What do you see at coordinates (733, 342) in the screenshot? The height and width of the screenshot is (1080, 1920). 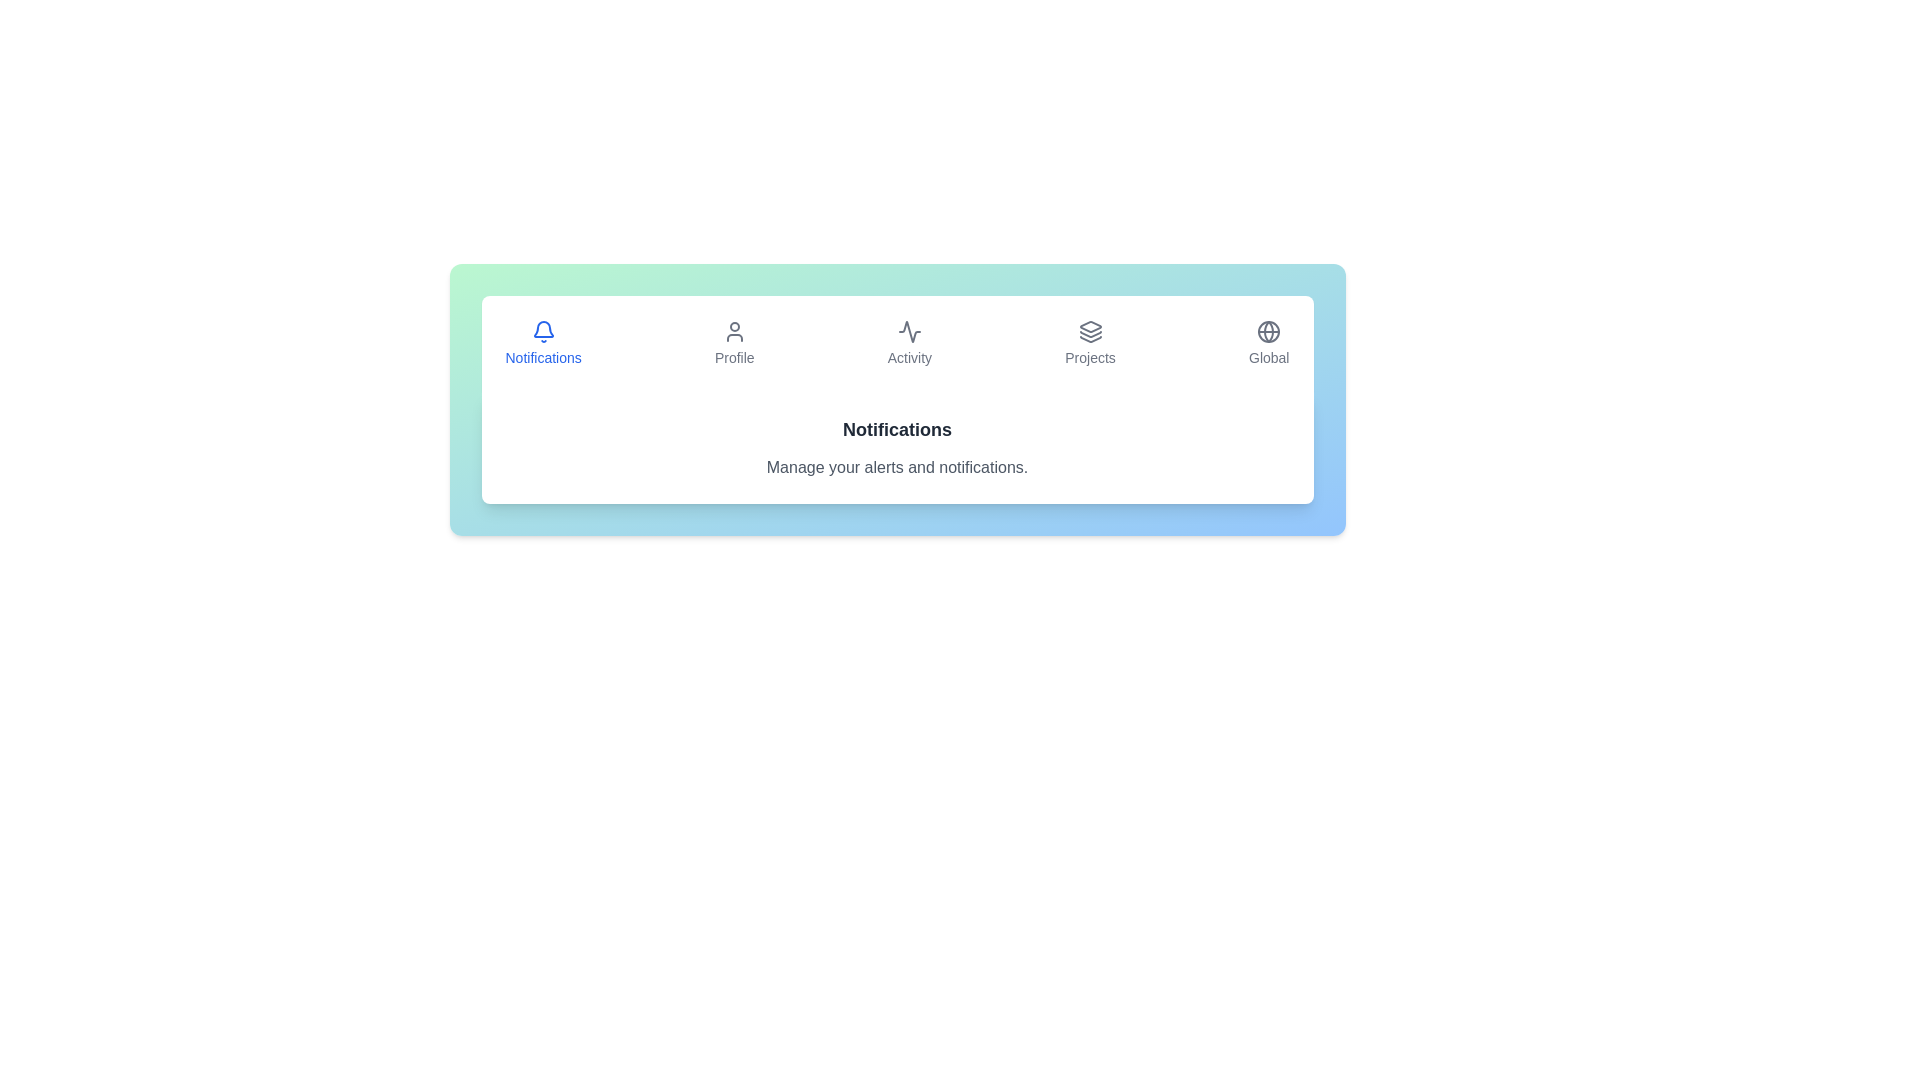 I see `the Profile tab by clicking on its button` at bounding box center [733, 342].